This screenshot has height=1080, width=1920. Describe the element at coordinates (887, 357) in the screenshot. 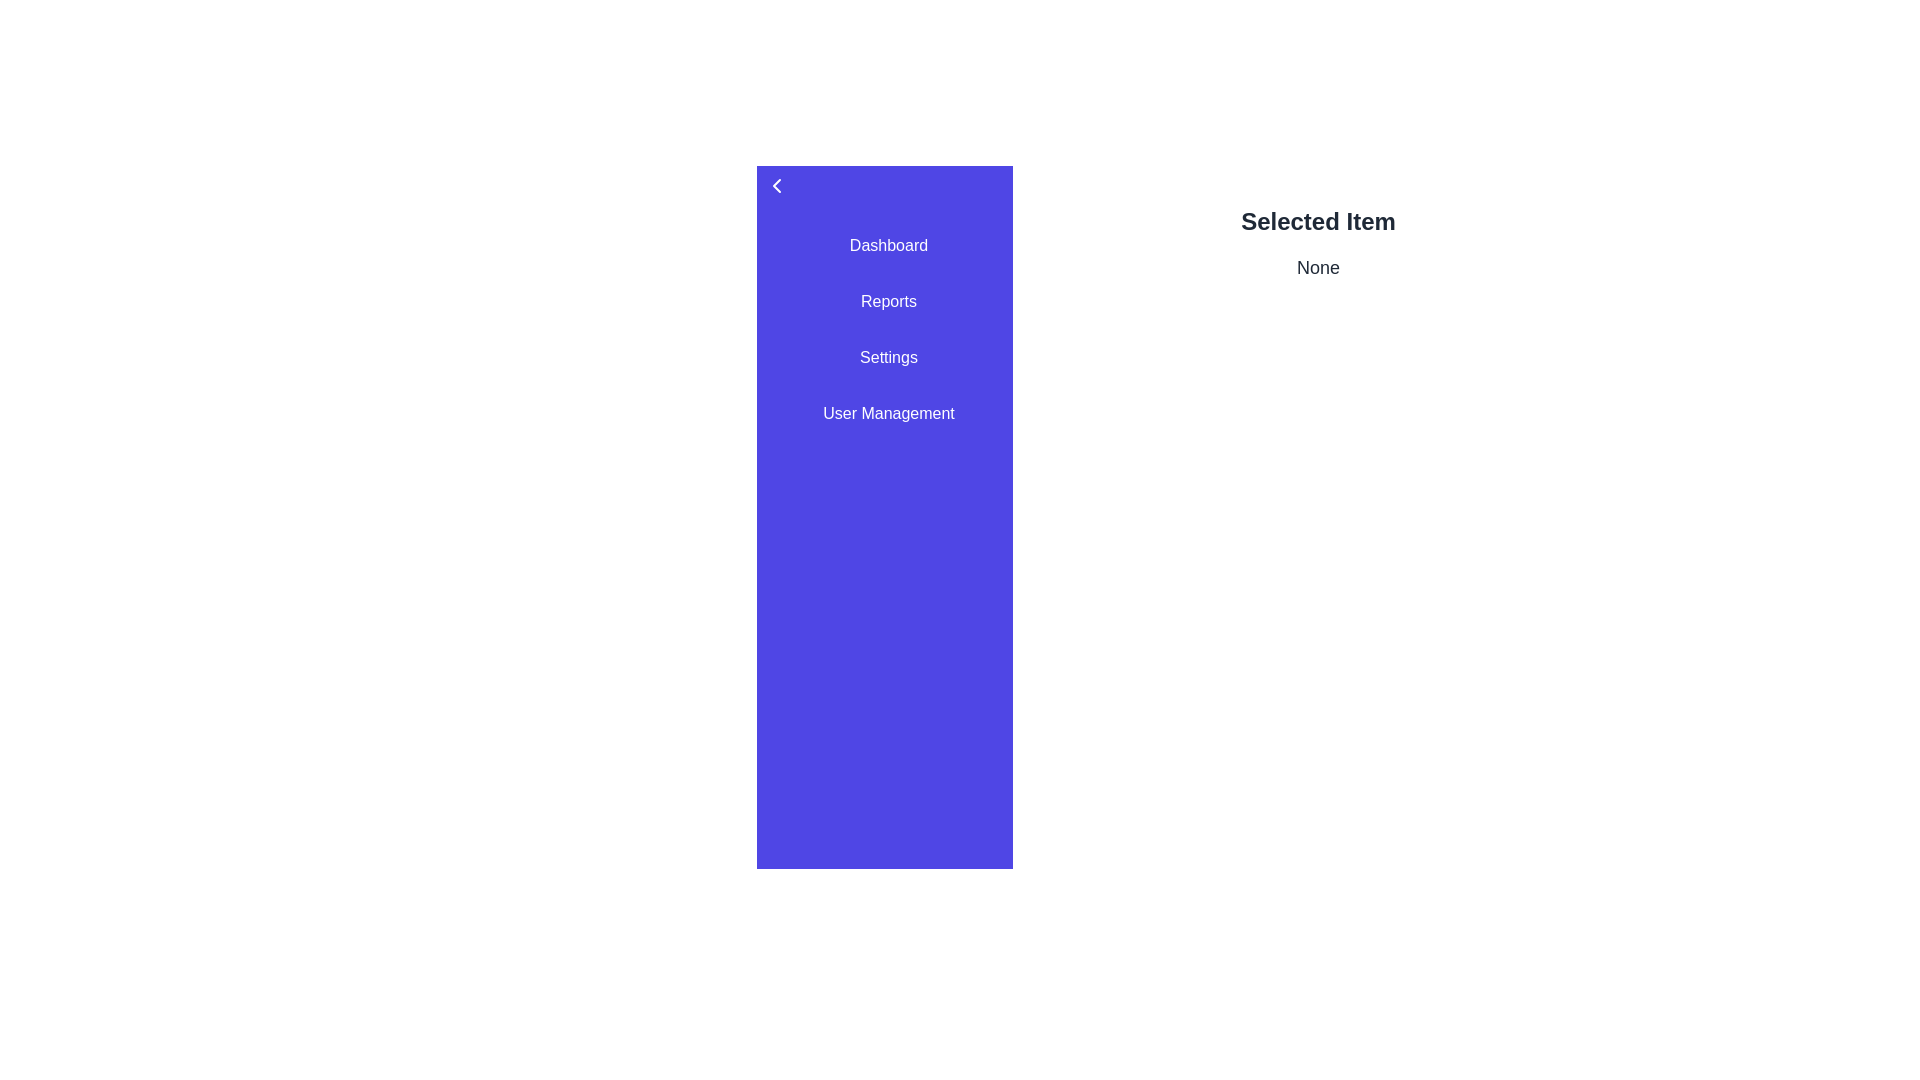

I see `the 'Settings' button, which is a rectangular button with white text on a blue background, located in the sidebar between 'Reports' and 'User Management'` at that location.